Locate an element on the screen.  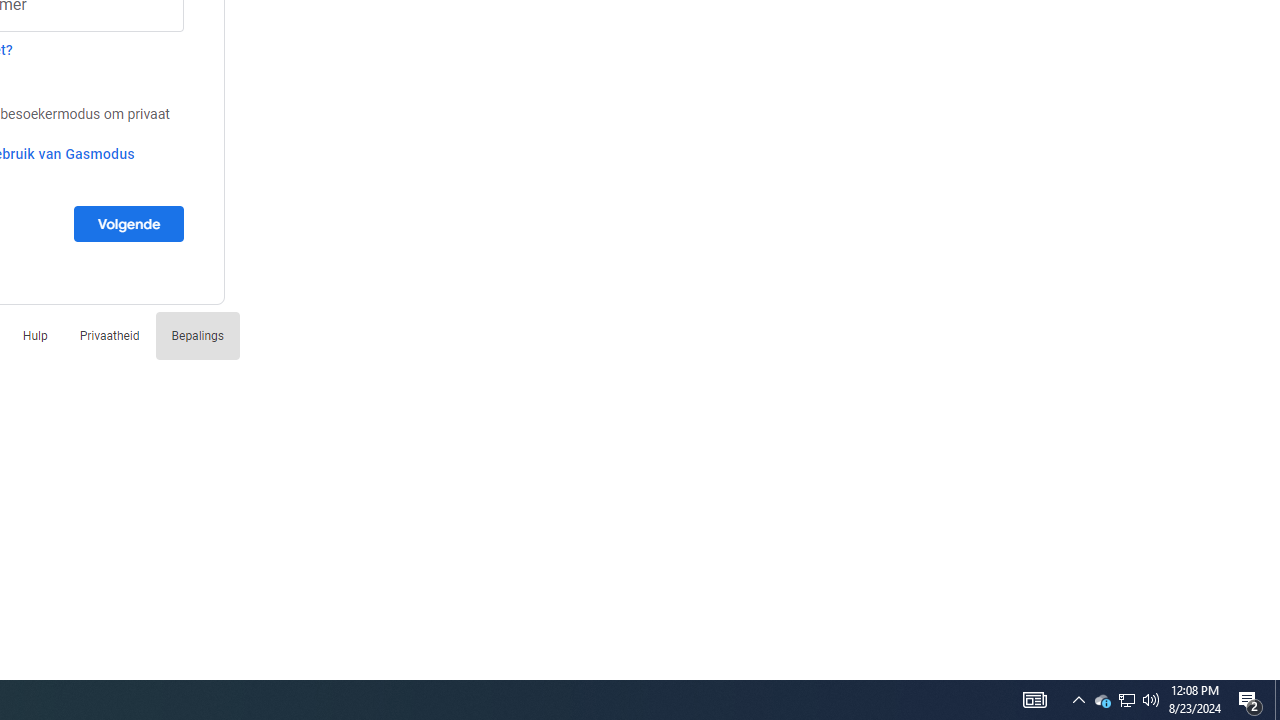
'Privaatheid' is located at coordinates (108, 334).